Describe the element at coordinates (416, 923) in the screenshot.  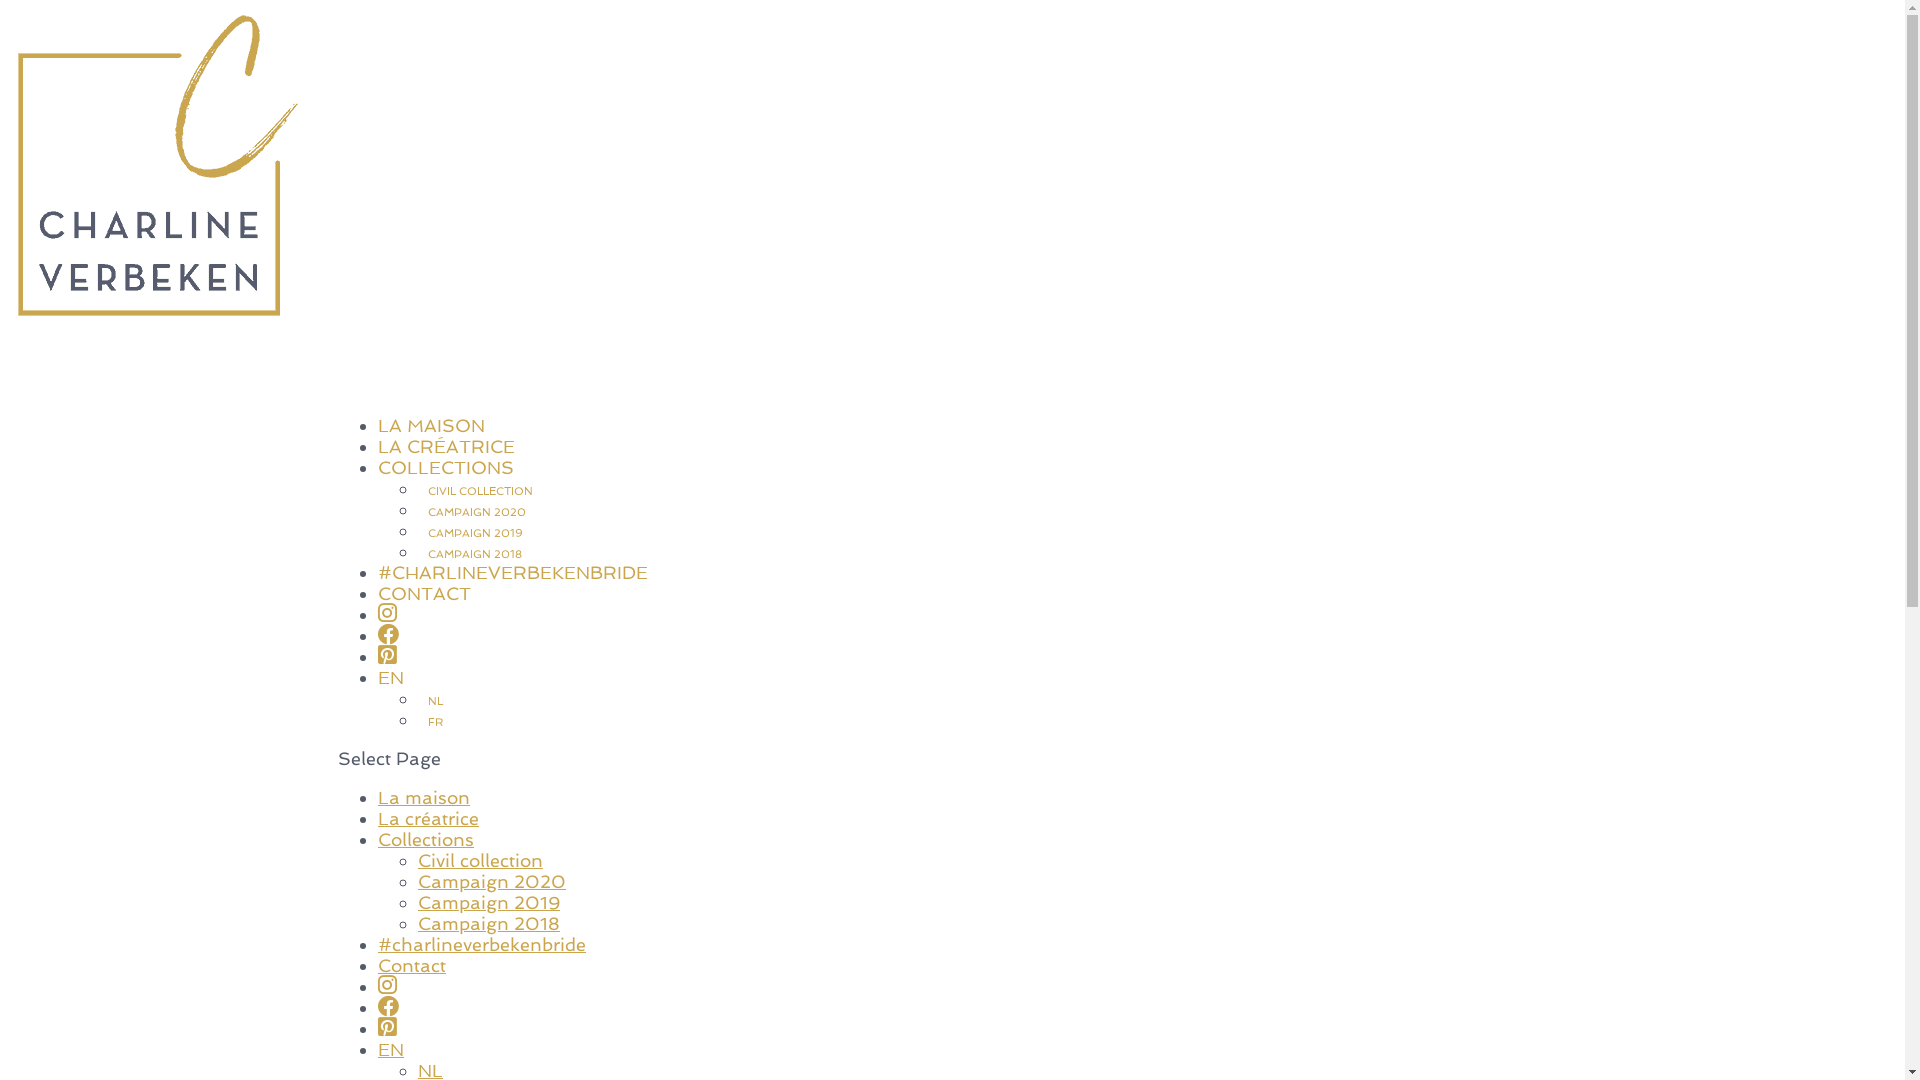
I see `'Campaign 2018'` at that location.